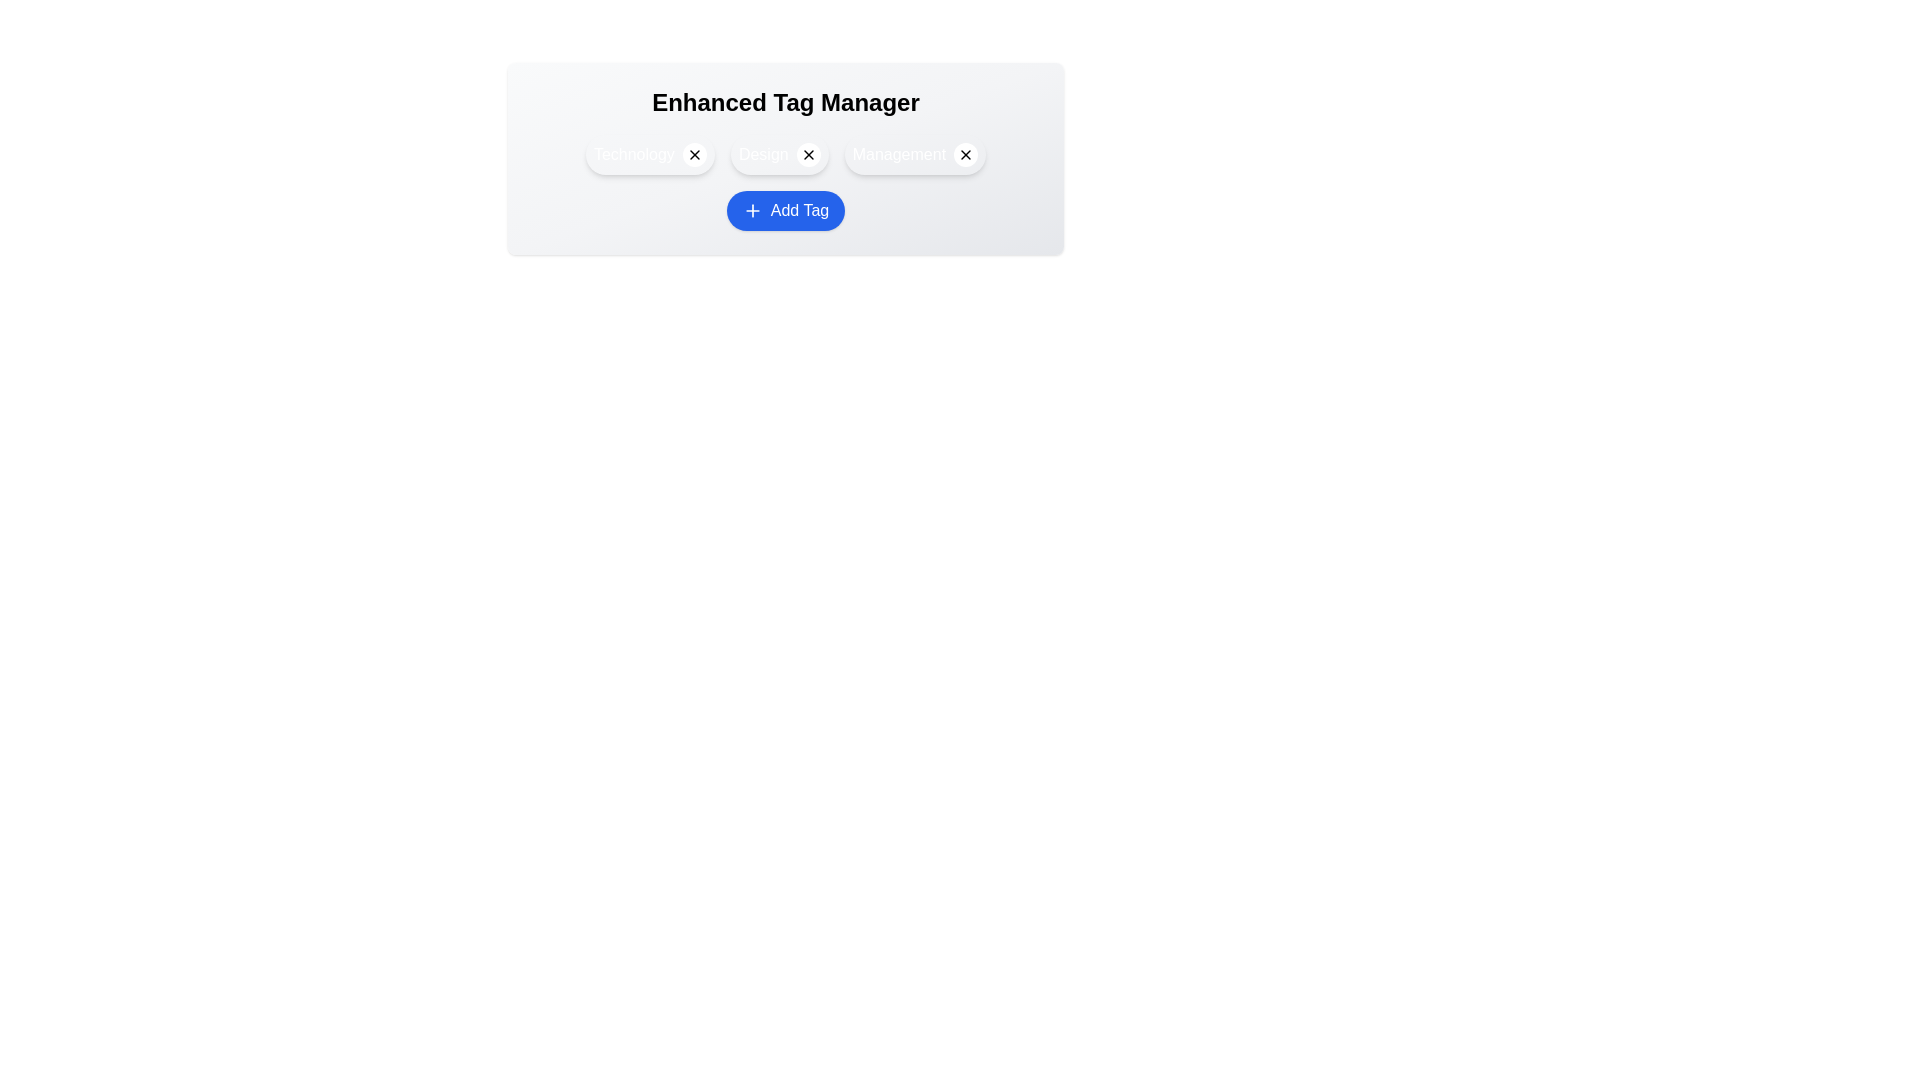 This screenshot has width=1920, height=1080. What do you see at coordinates (778, 153) in the screenshot?
I see `the tag labeled Design` at bounding box center [778, 153].